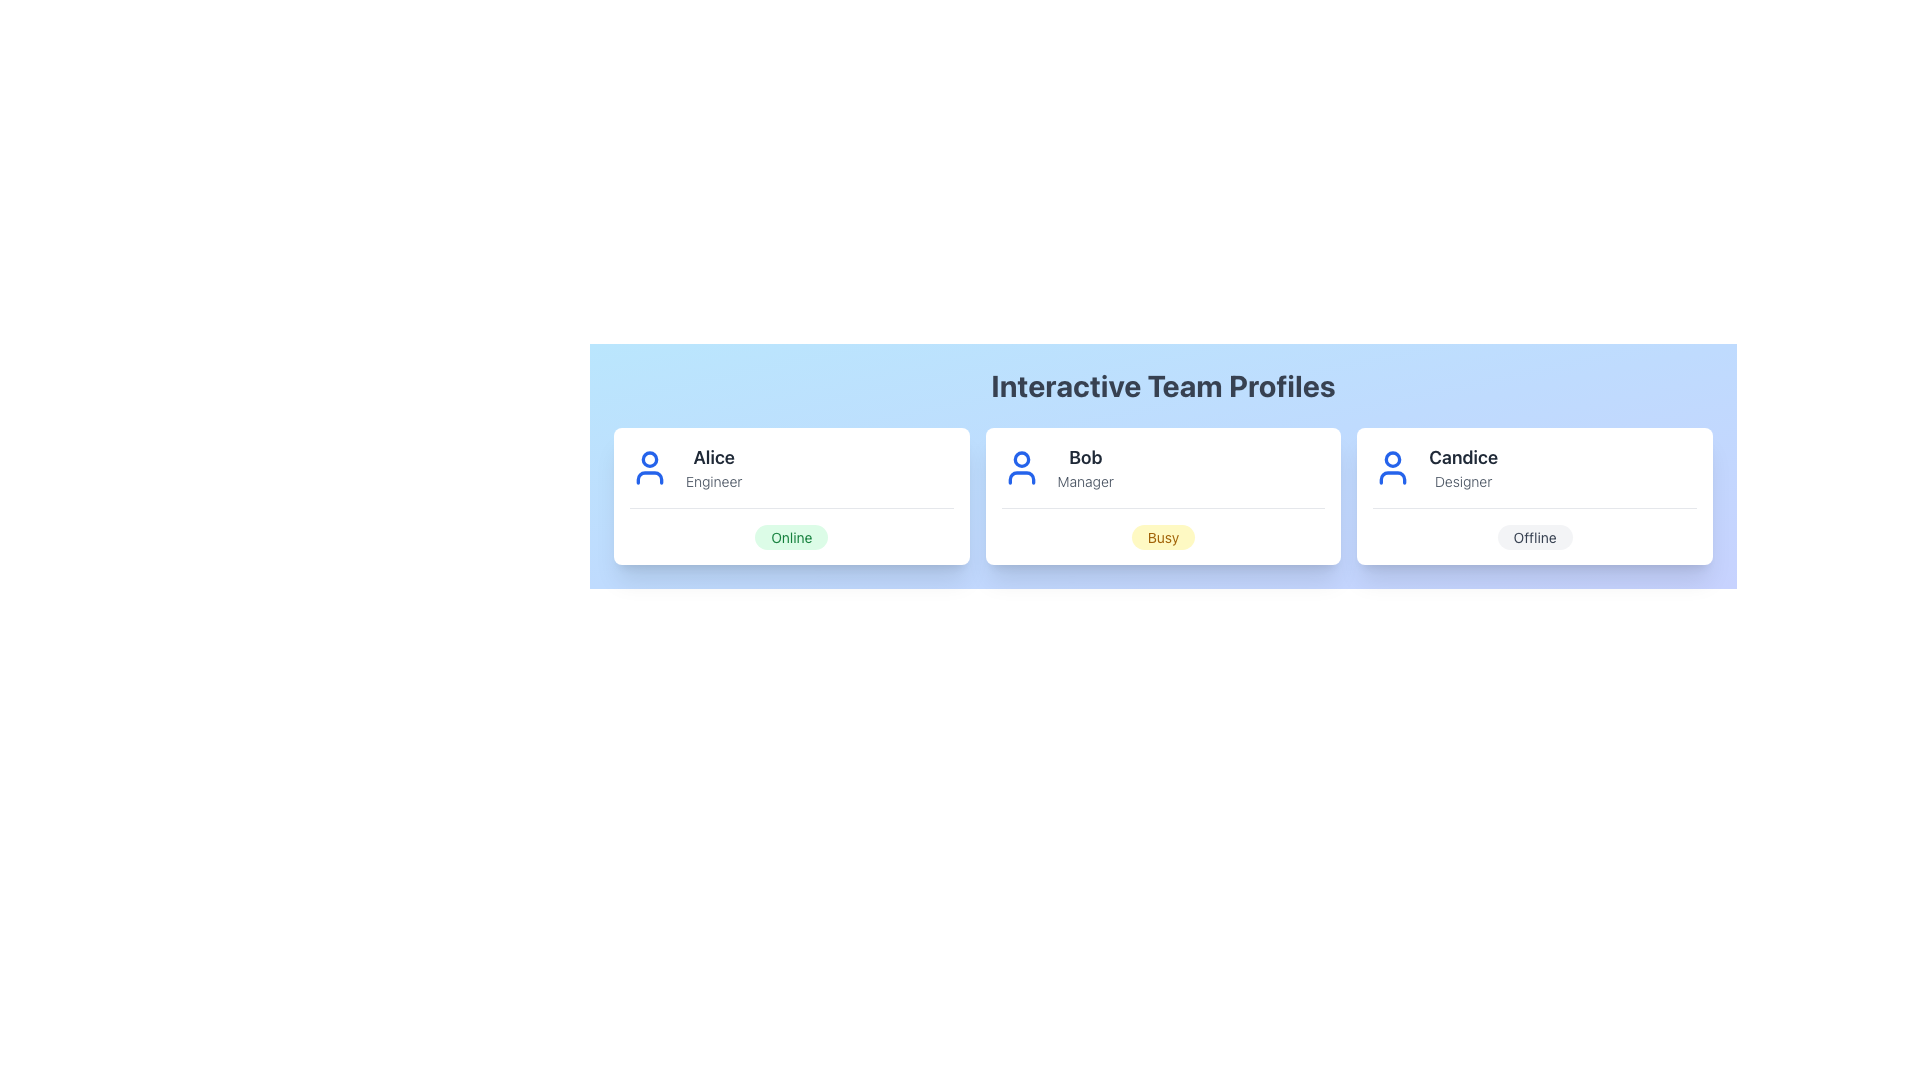  I want to click on the user icon for 'Alice', which is styled as a circular head and shoulders with a thin blue outline, located at the top-left corner of her profile card, so click(649, 467).